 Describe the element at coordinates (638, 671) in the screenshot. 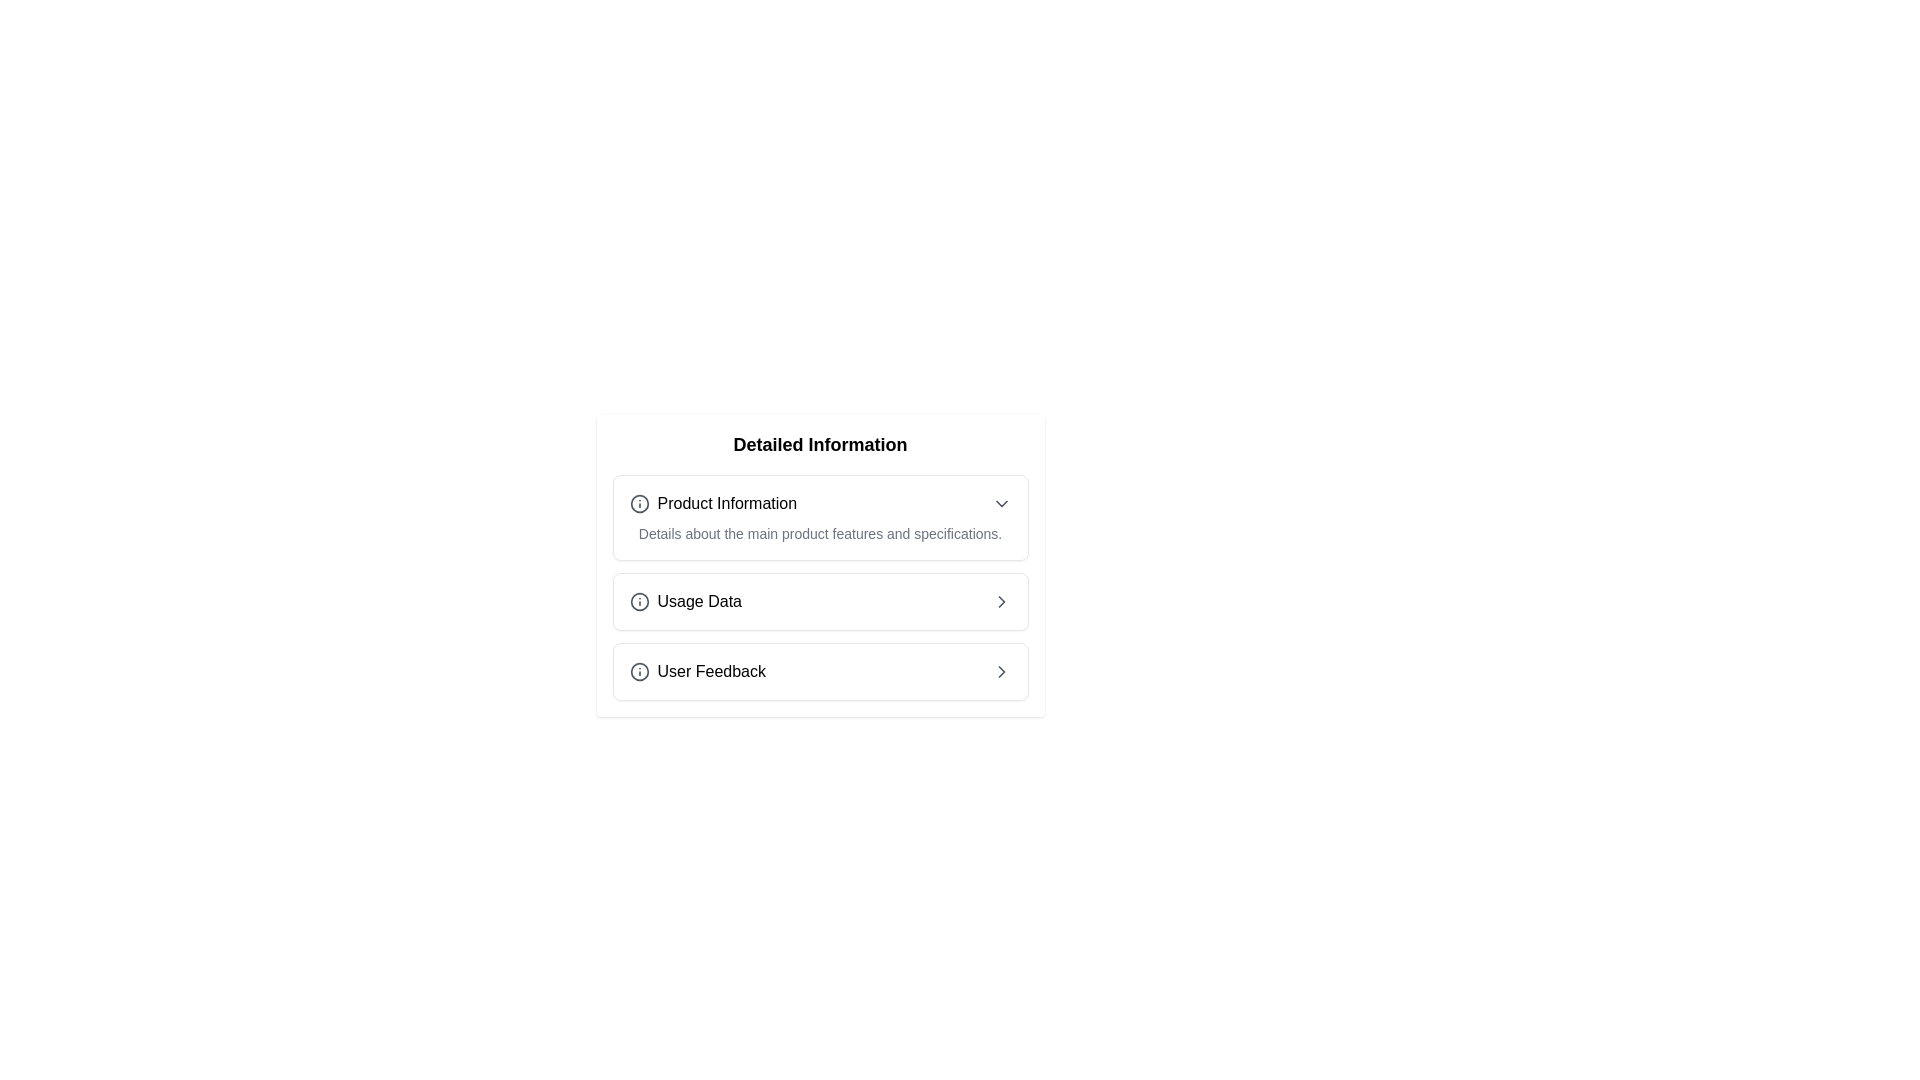

I see `the outermost SVG circle element located to the left of the 'Product Information' text in the vertically arranged list of items` at that location.